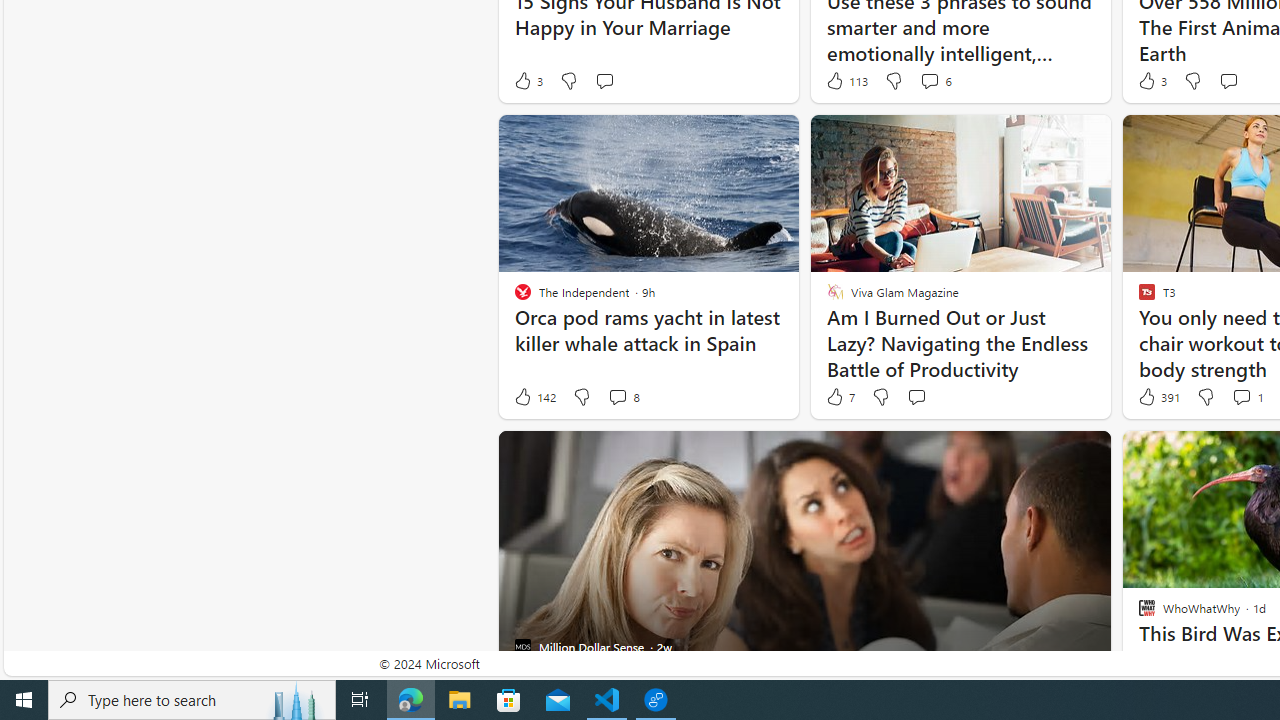  What do you see at coordinates (1157, 397) in the screenshot?
I see `'391 Like'` at bounding box center [1157, 397].